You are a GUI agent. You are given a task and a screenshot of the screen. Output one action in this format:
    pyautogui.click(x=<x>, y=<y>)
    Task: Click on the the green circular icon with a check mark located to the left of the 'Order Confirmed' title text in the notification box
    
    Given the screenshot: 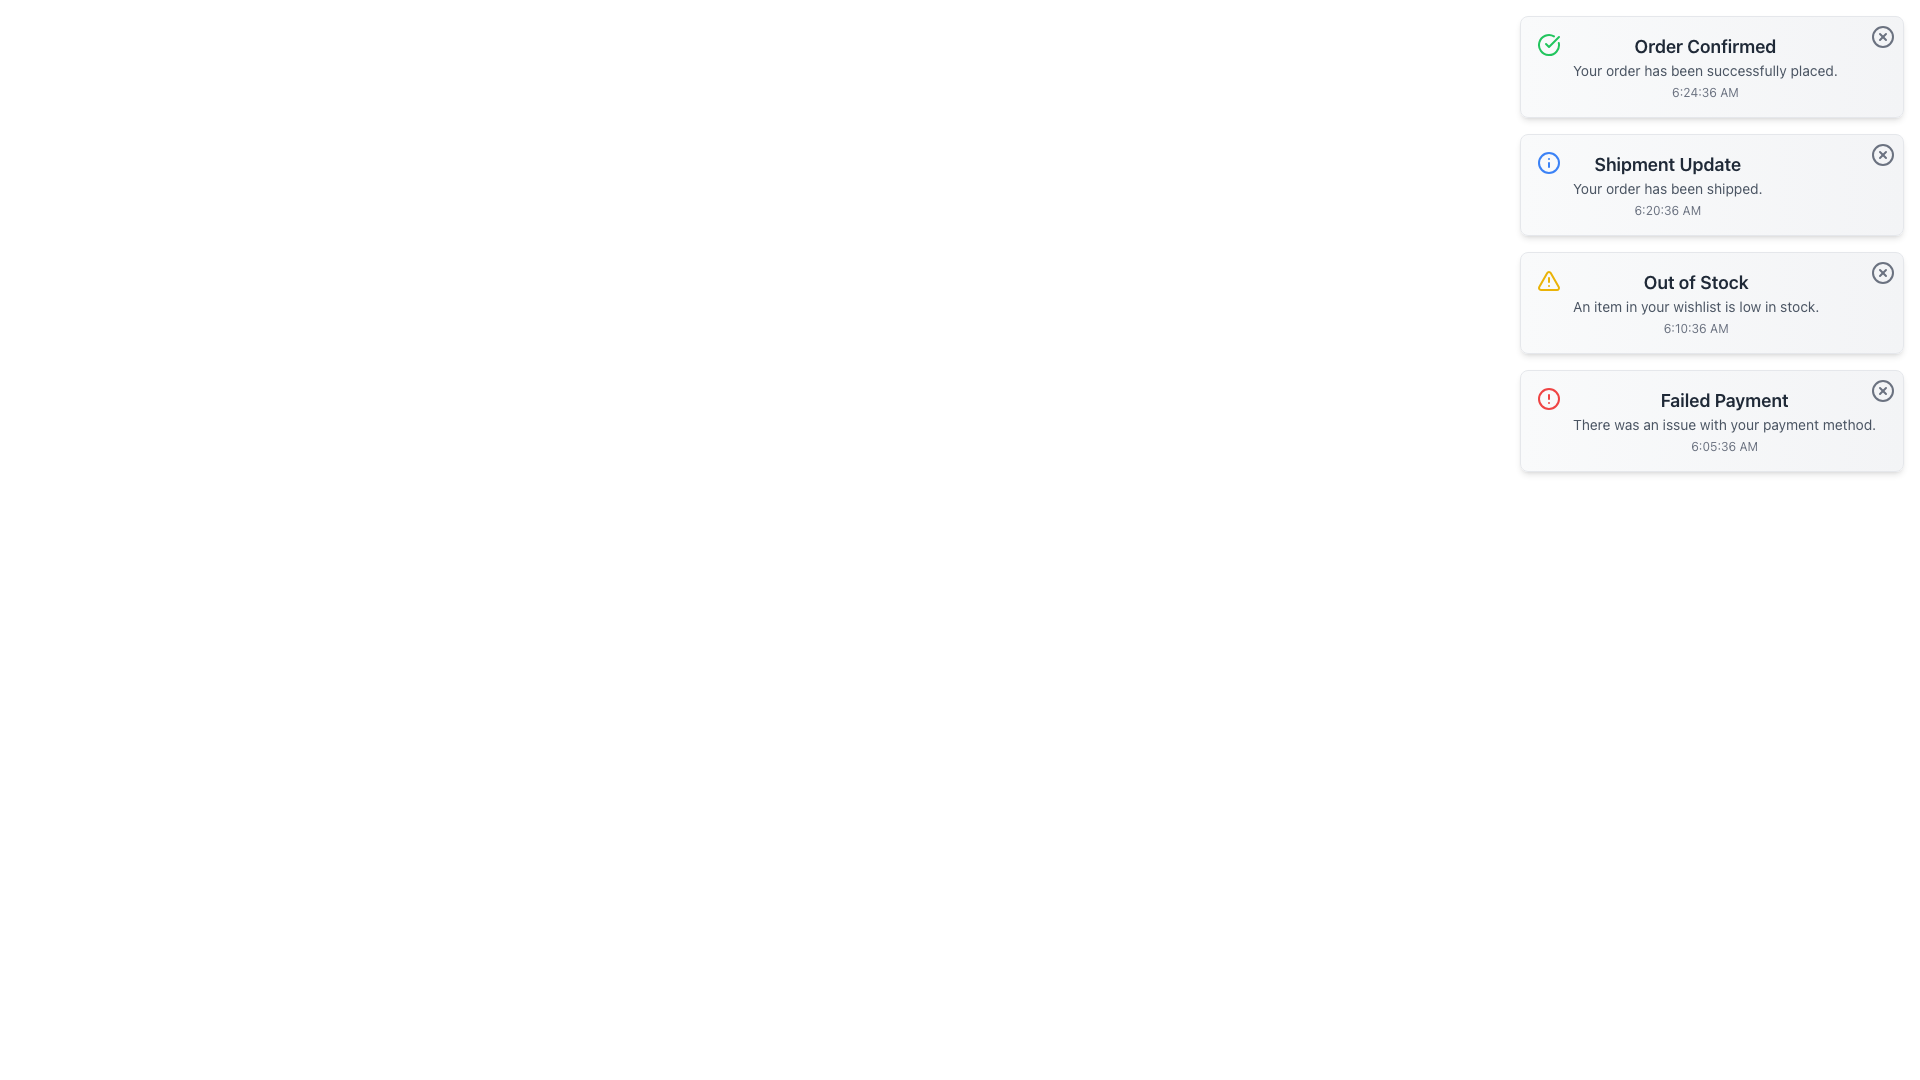 What is the action you would take?
    pyautogui.click(x=1548, y=45)
    